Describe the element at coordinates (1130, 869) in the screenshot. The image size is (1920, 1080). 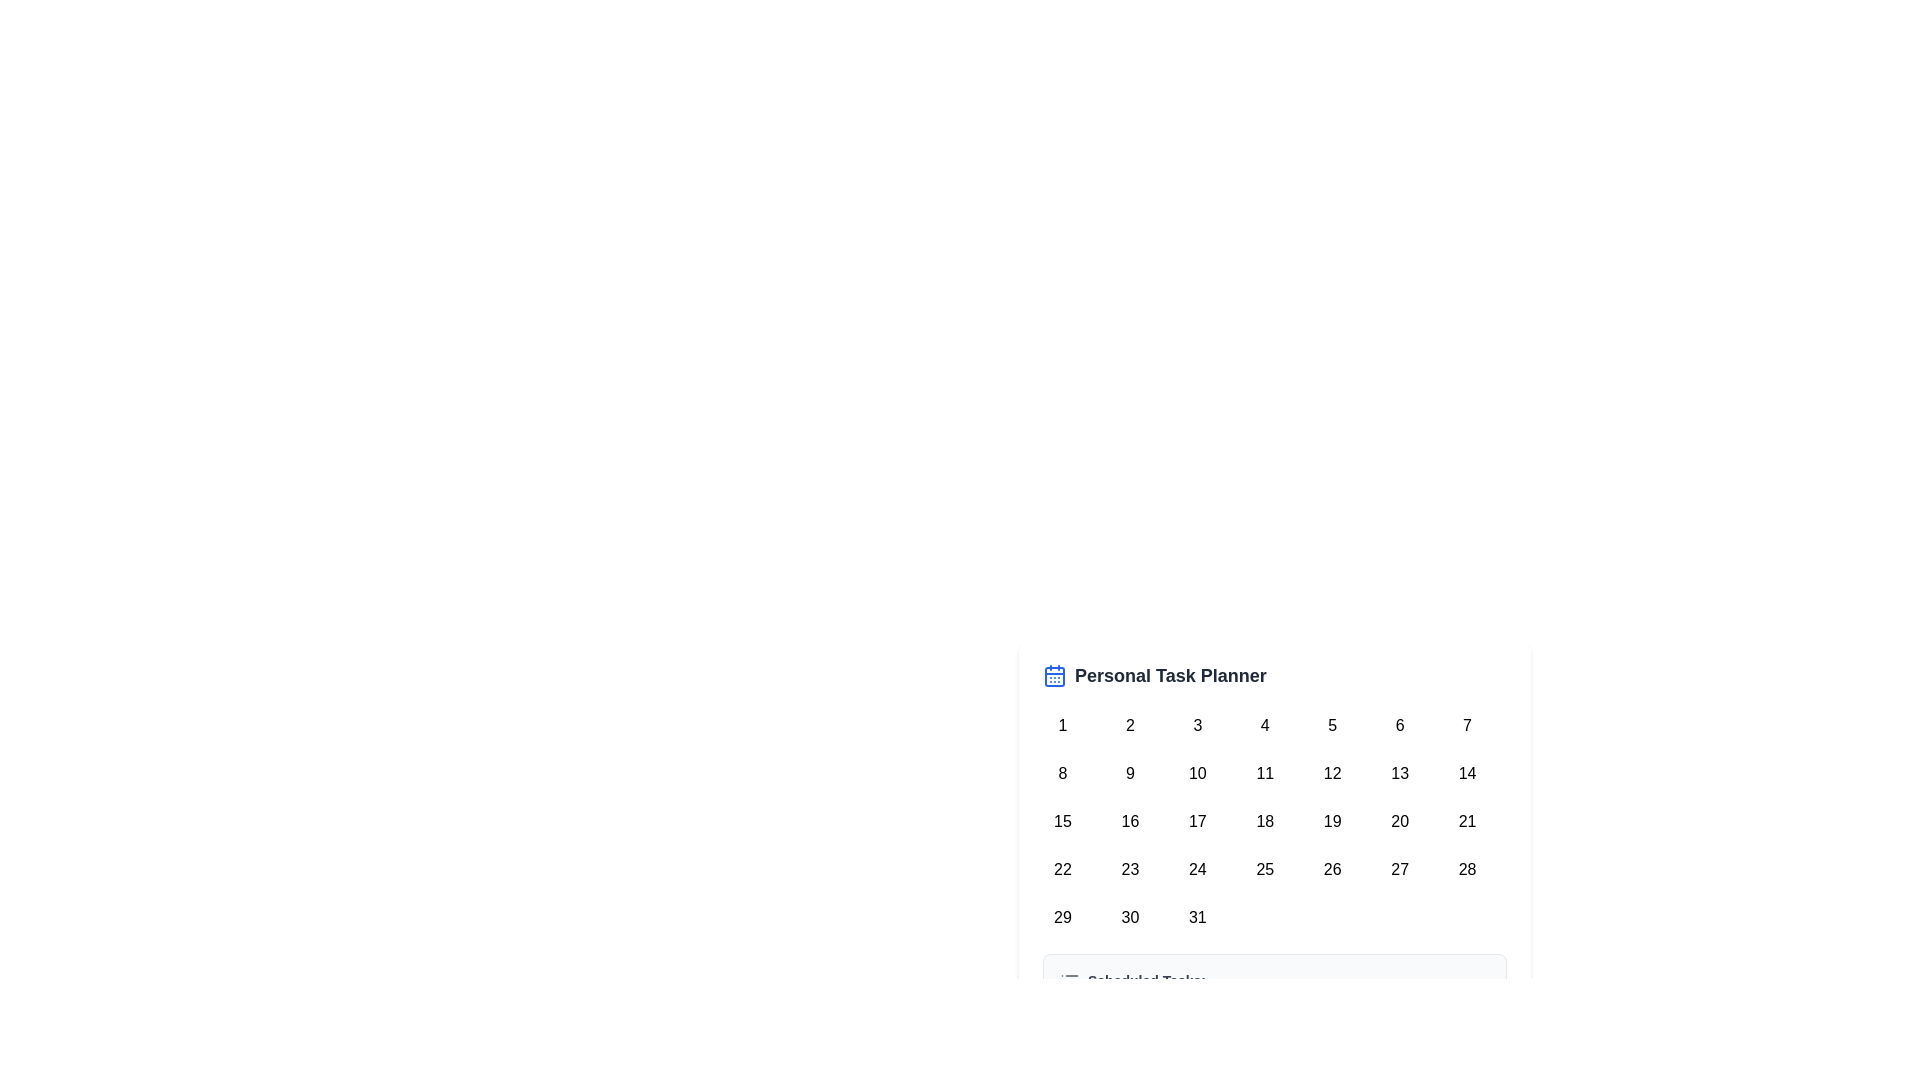
I see `the circular button displaying the number '23' in the calendar interface titled 'Personal Task Planner'` at that location.